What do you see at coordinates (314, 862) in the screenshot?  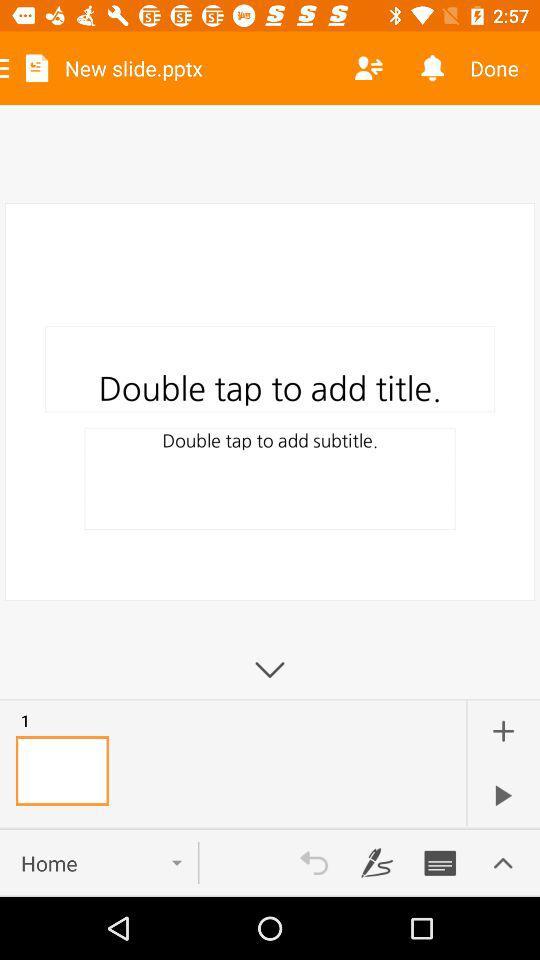 I see `back` at bounding box center [314, 862].